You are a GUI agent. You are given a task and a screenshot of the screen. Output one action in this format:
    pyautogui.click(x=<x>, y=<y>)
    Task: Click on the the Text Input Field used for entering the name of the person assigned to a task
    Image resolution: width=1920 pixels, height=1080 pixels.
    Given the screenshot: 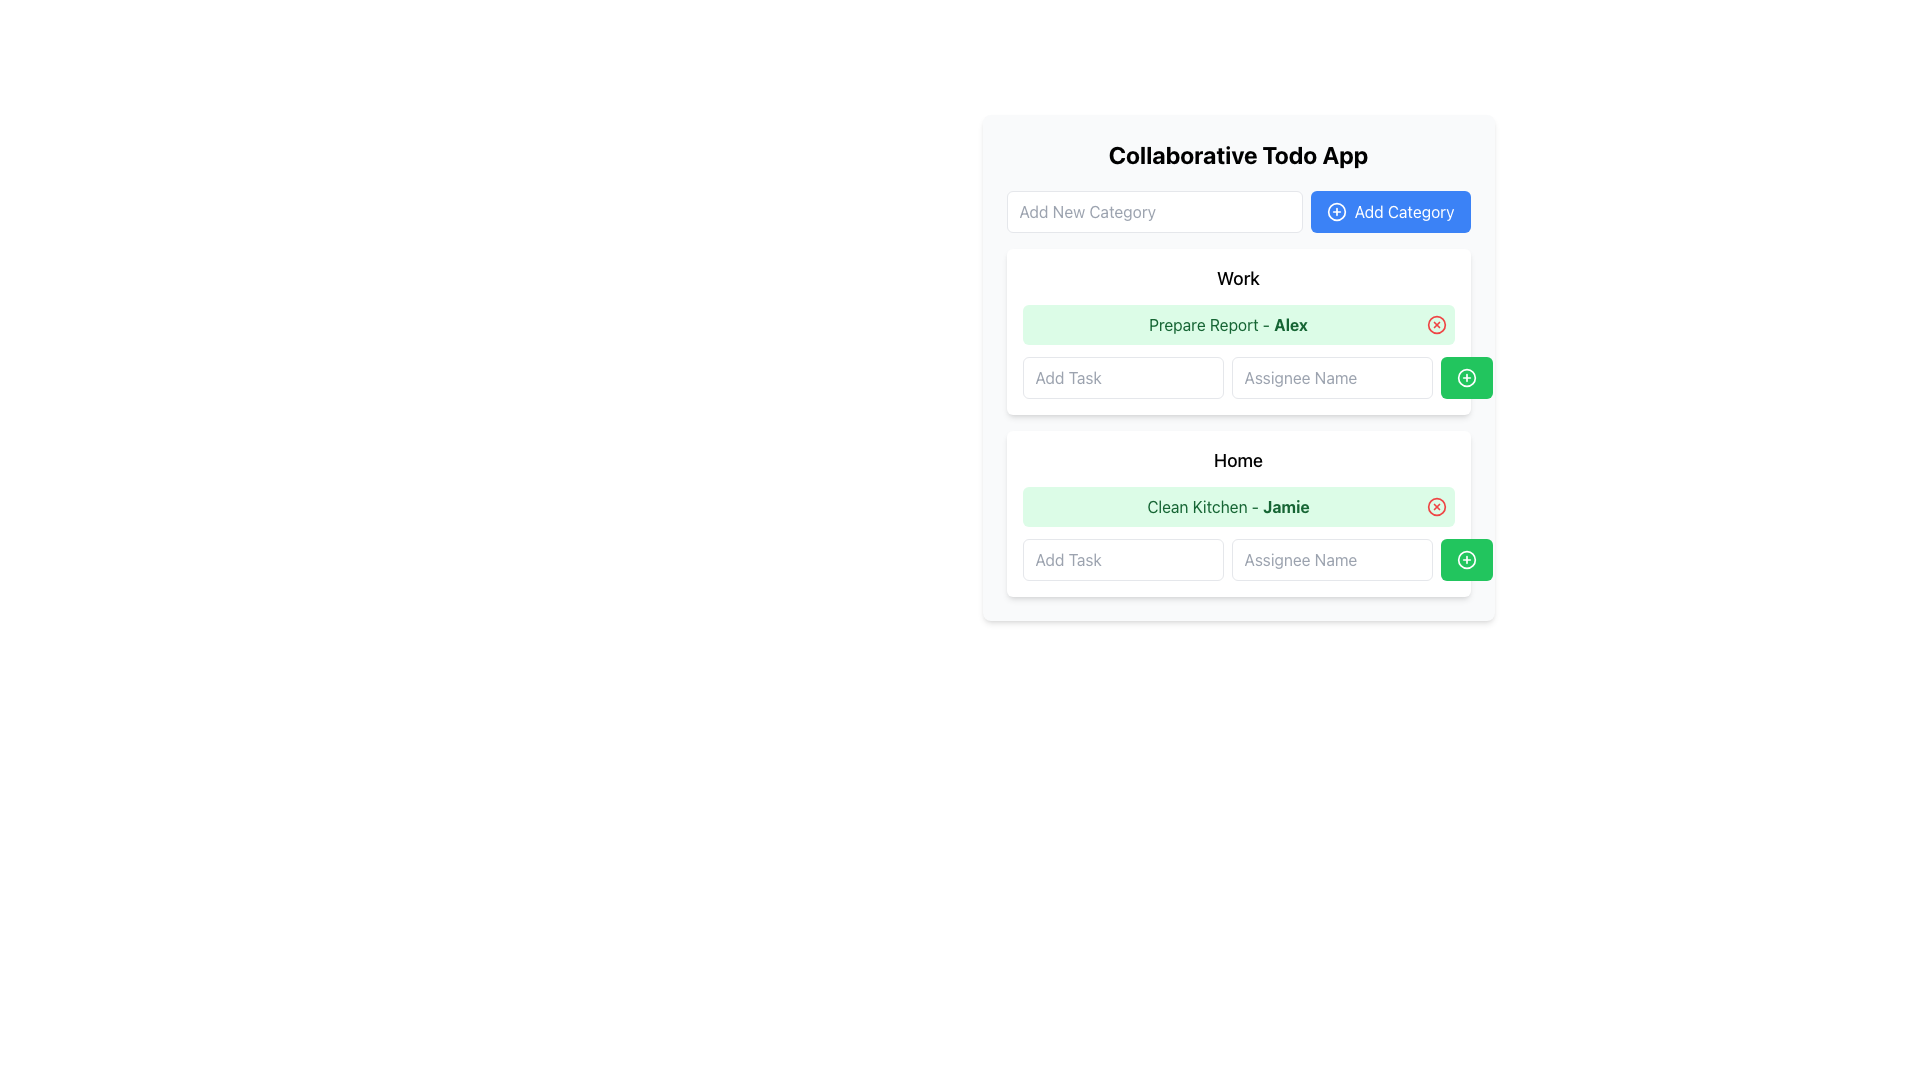 What is the action you would take?
    pyautogui.click(x=1331, y=378)
    